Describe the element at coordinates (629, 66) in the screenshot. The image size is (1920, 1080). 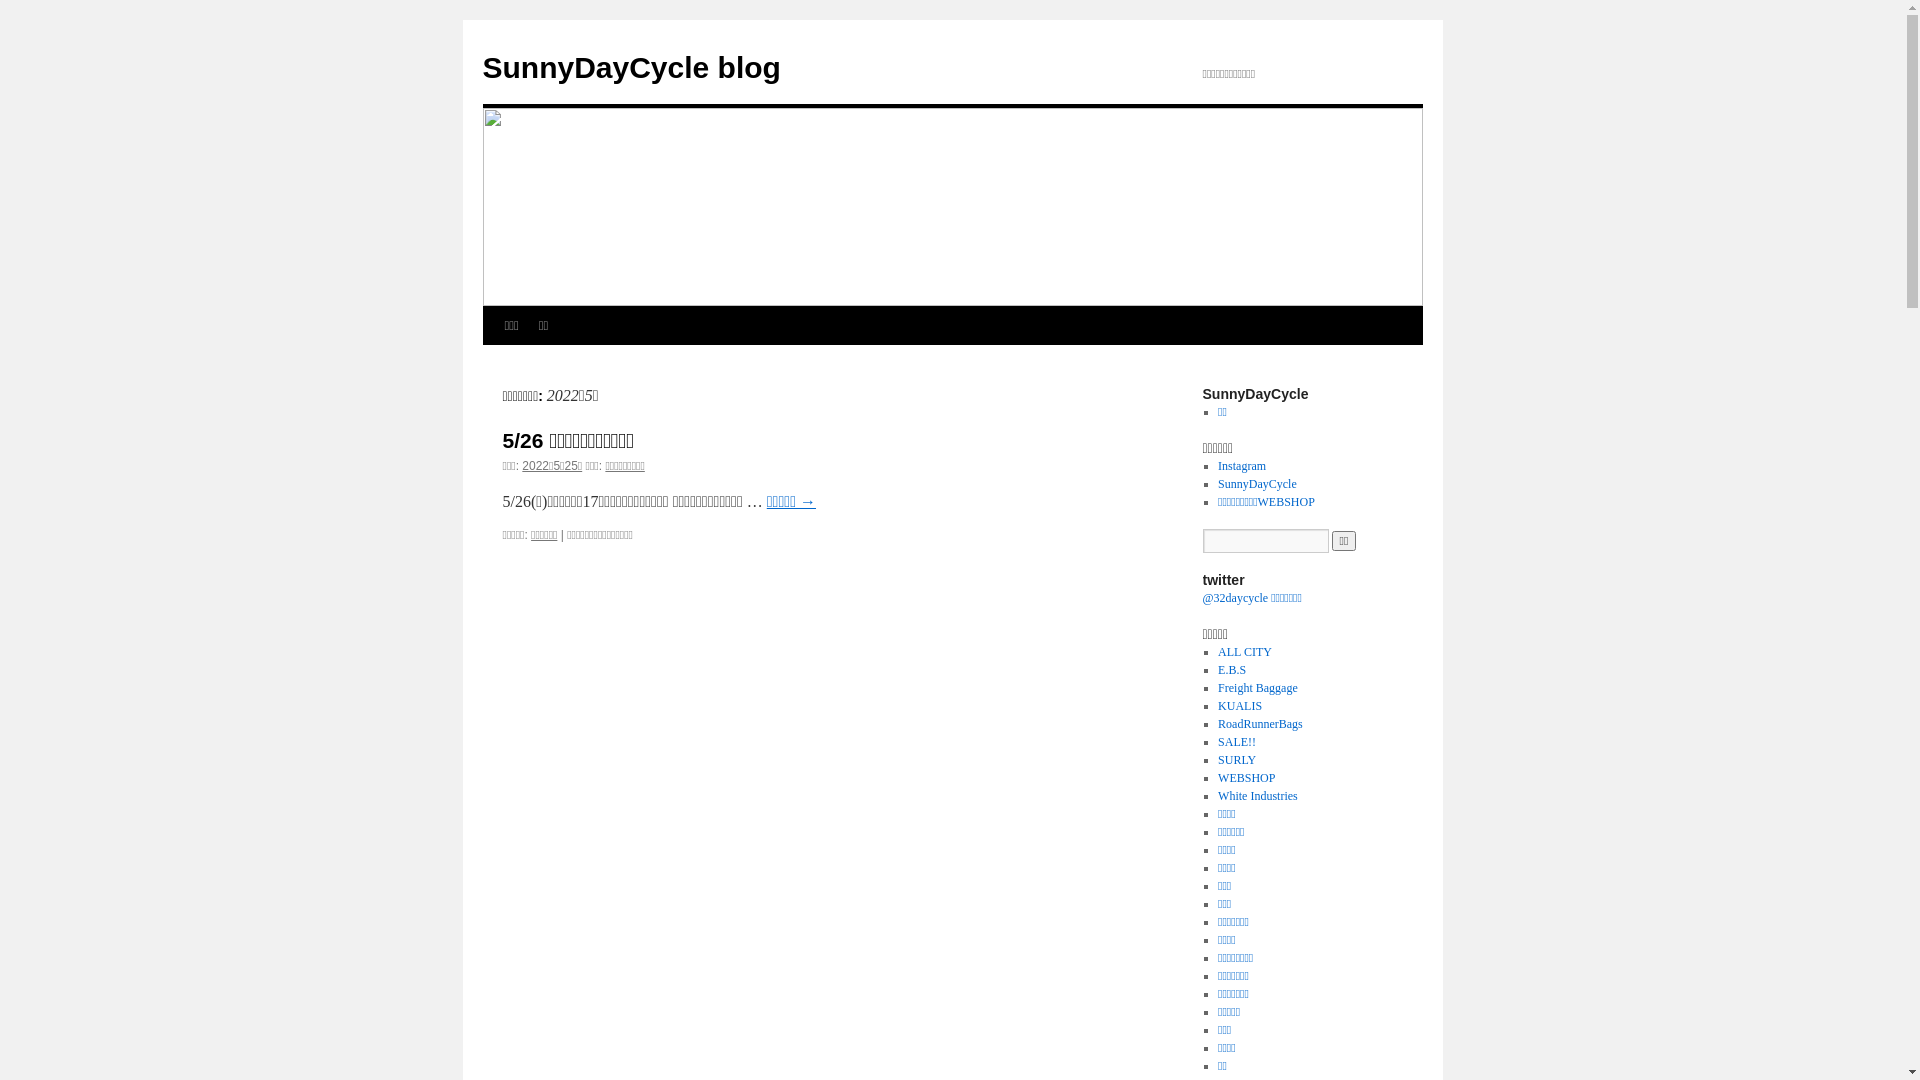
I see `'SunnyDayCycle blog'` at that location.